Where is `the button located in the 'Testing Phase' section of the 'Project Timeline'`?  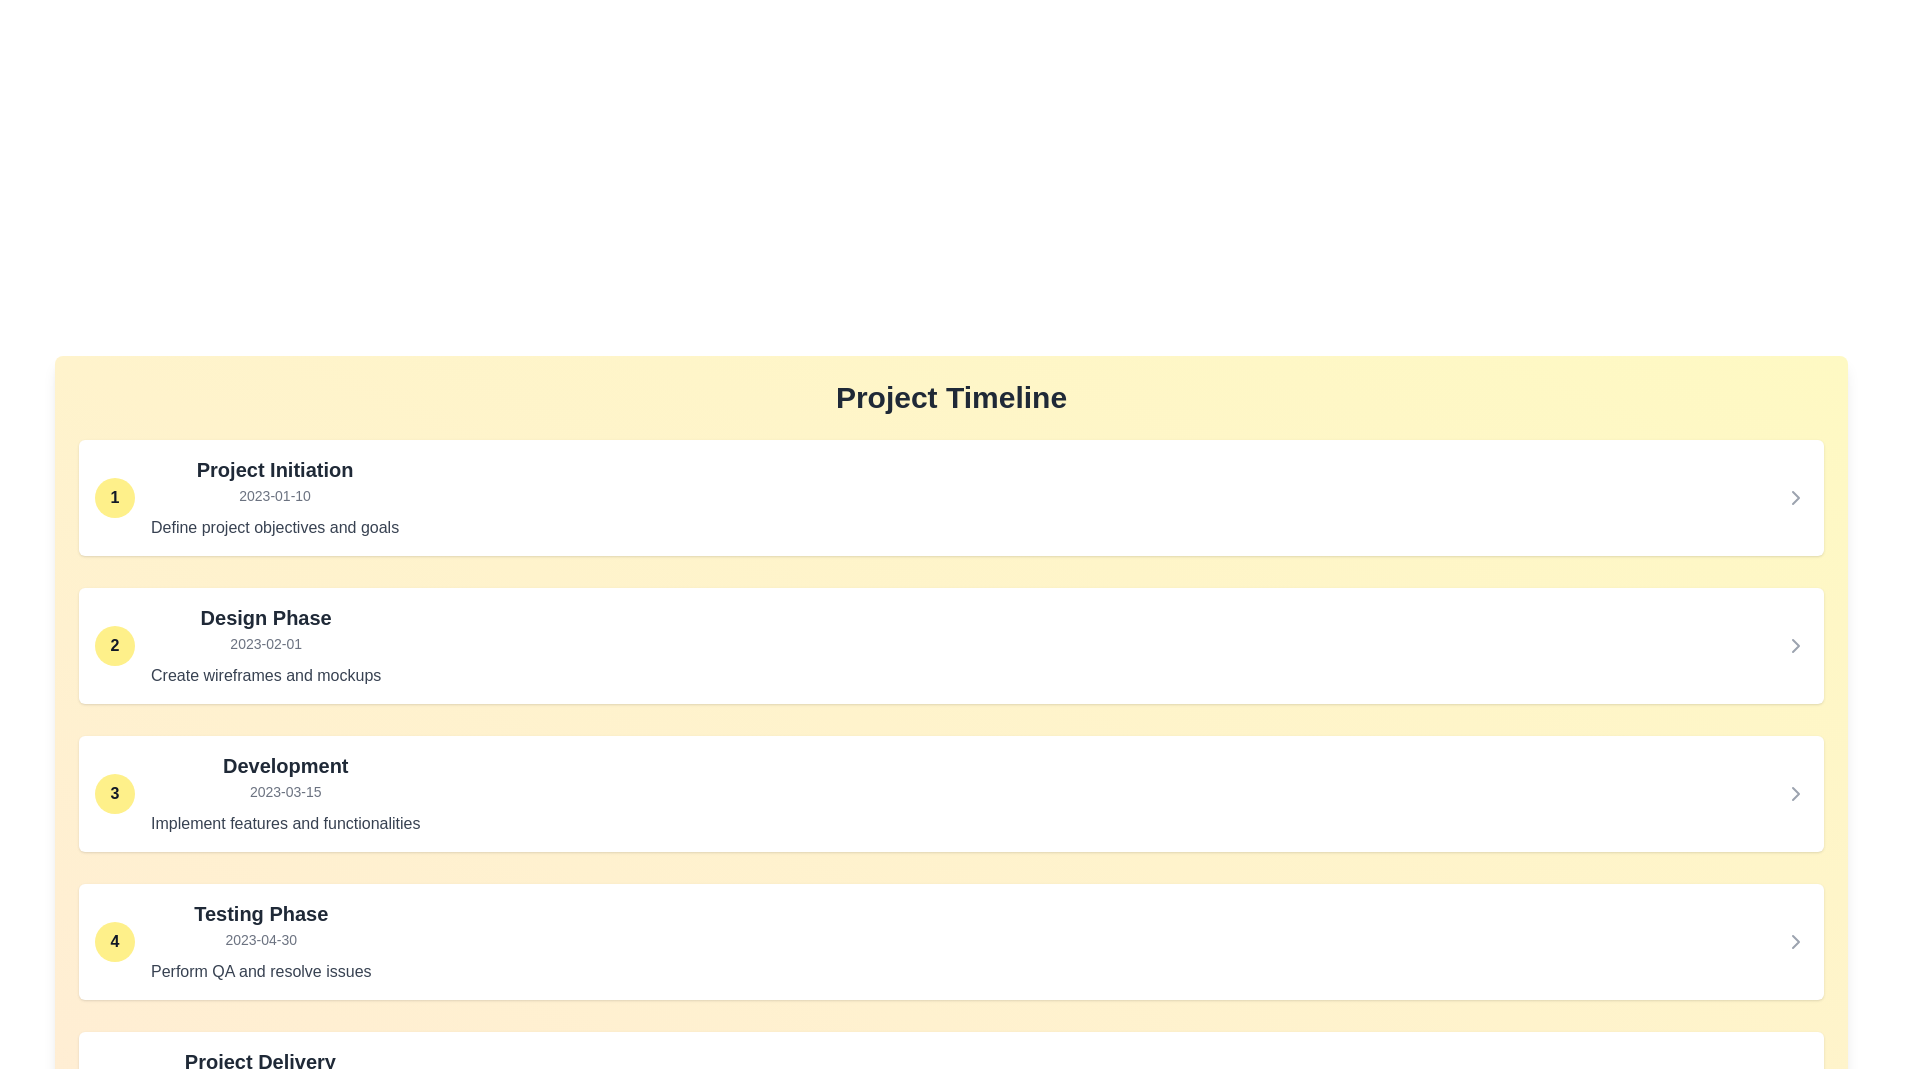
the button located in the 'Testing Phase' section of the 'Project Timeline' is located at coordinates (1795, 941).